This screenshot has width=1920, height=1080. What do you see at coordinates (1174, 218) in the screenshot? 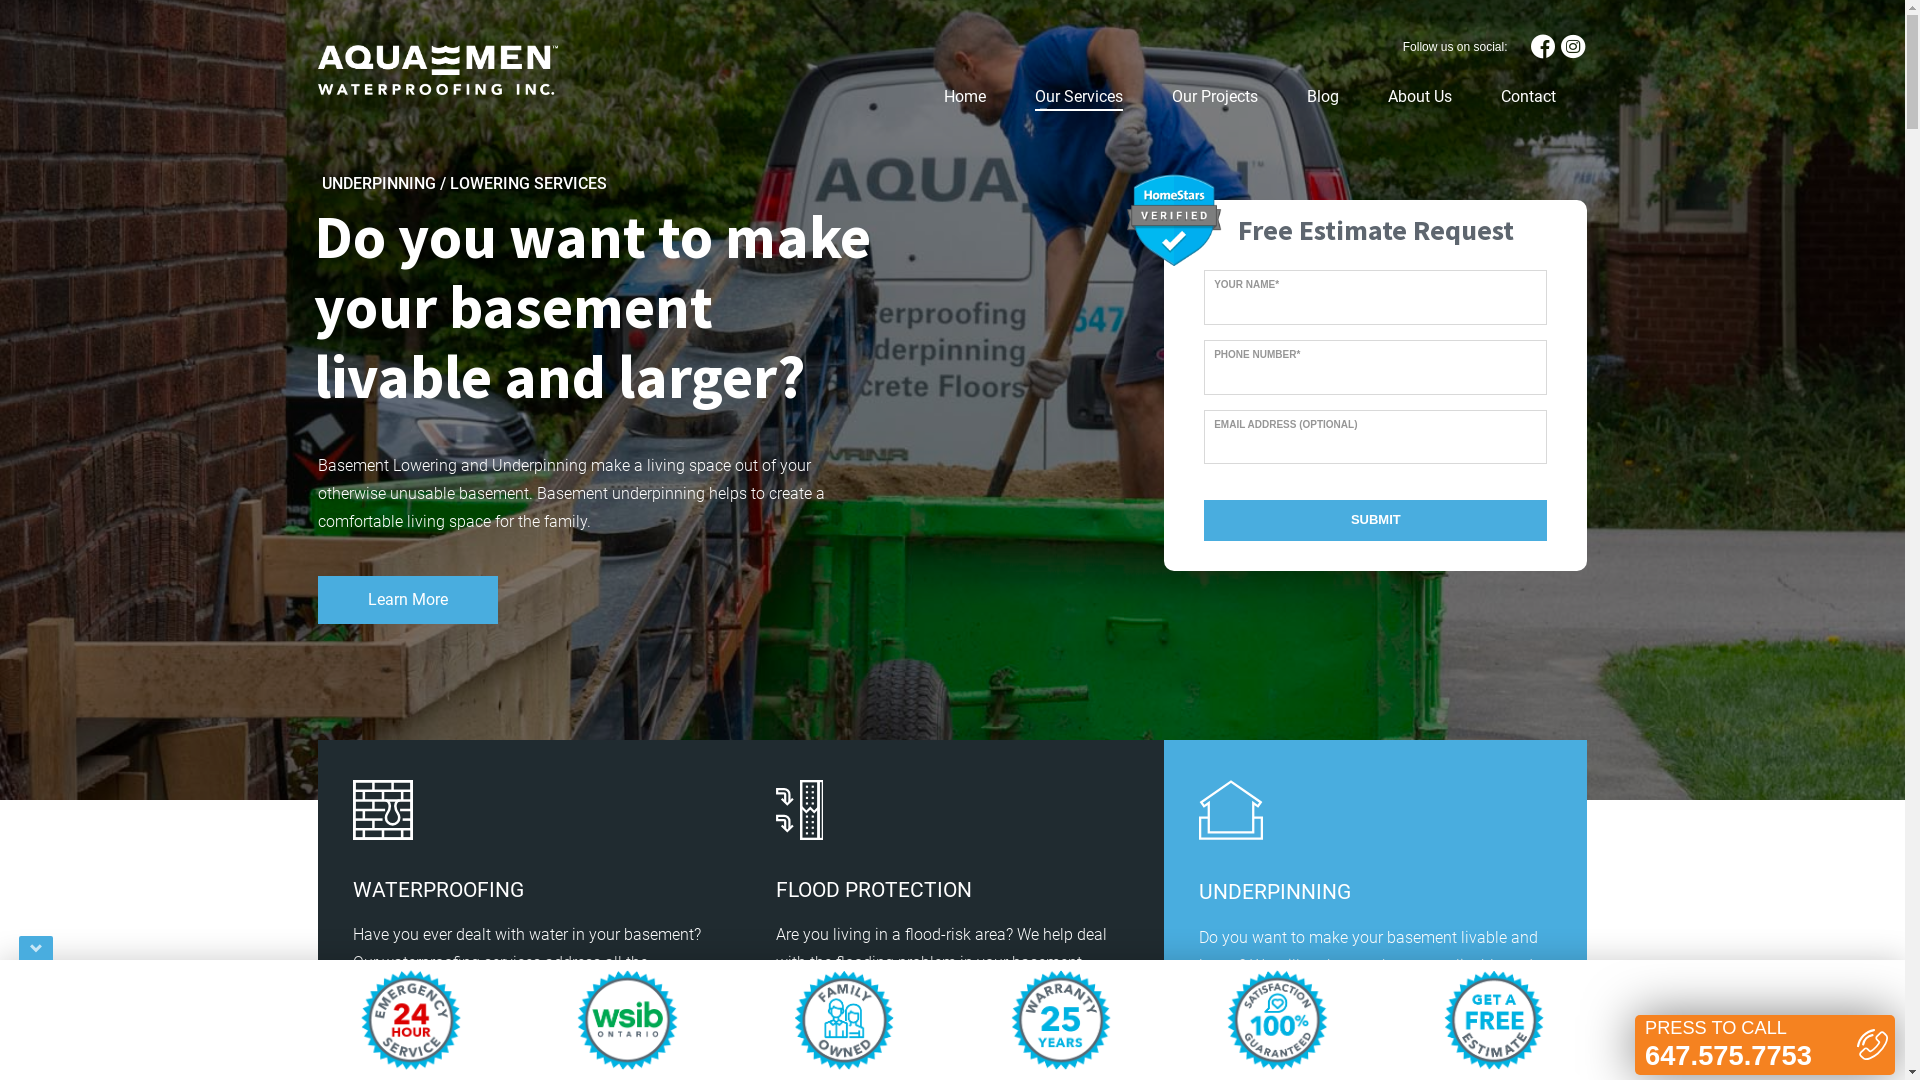
I see `'Aquamen on Homestars'` at bounding box center [1174, 218].